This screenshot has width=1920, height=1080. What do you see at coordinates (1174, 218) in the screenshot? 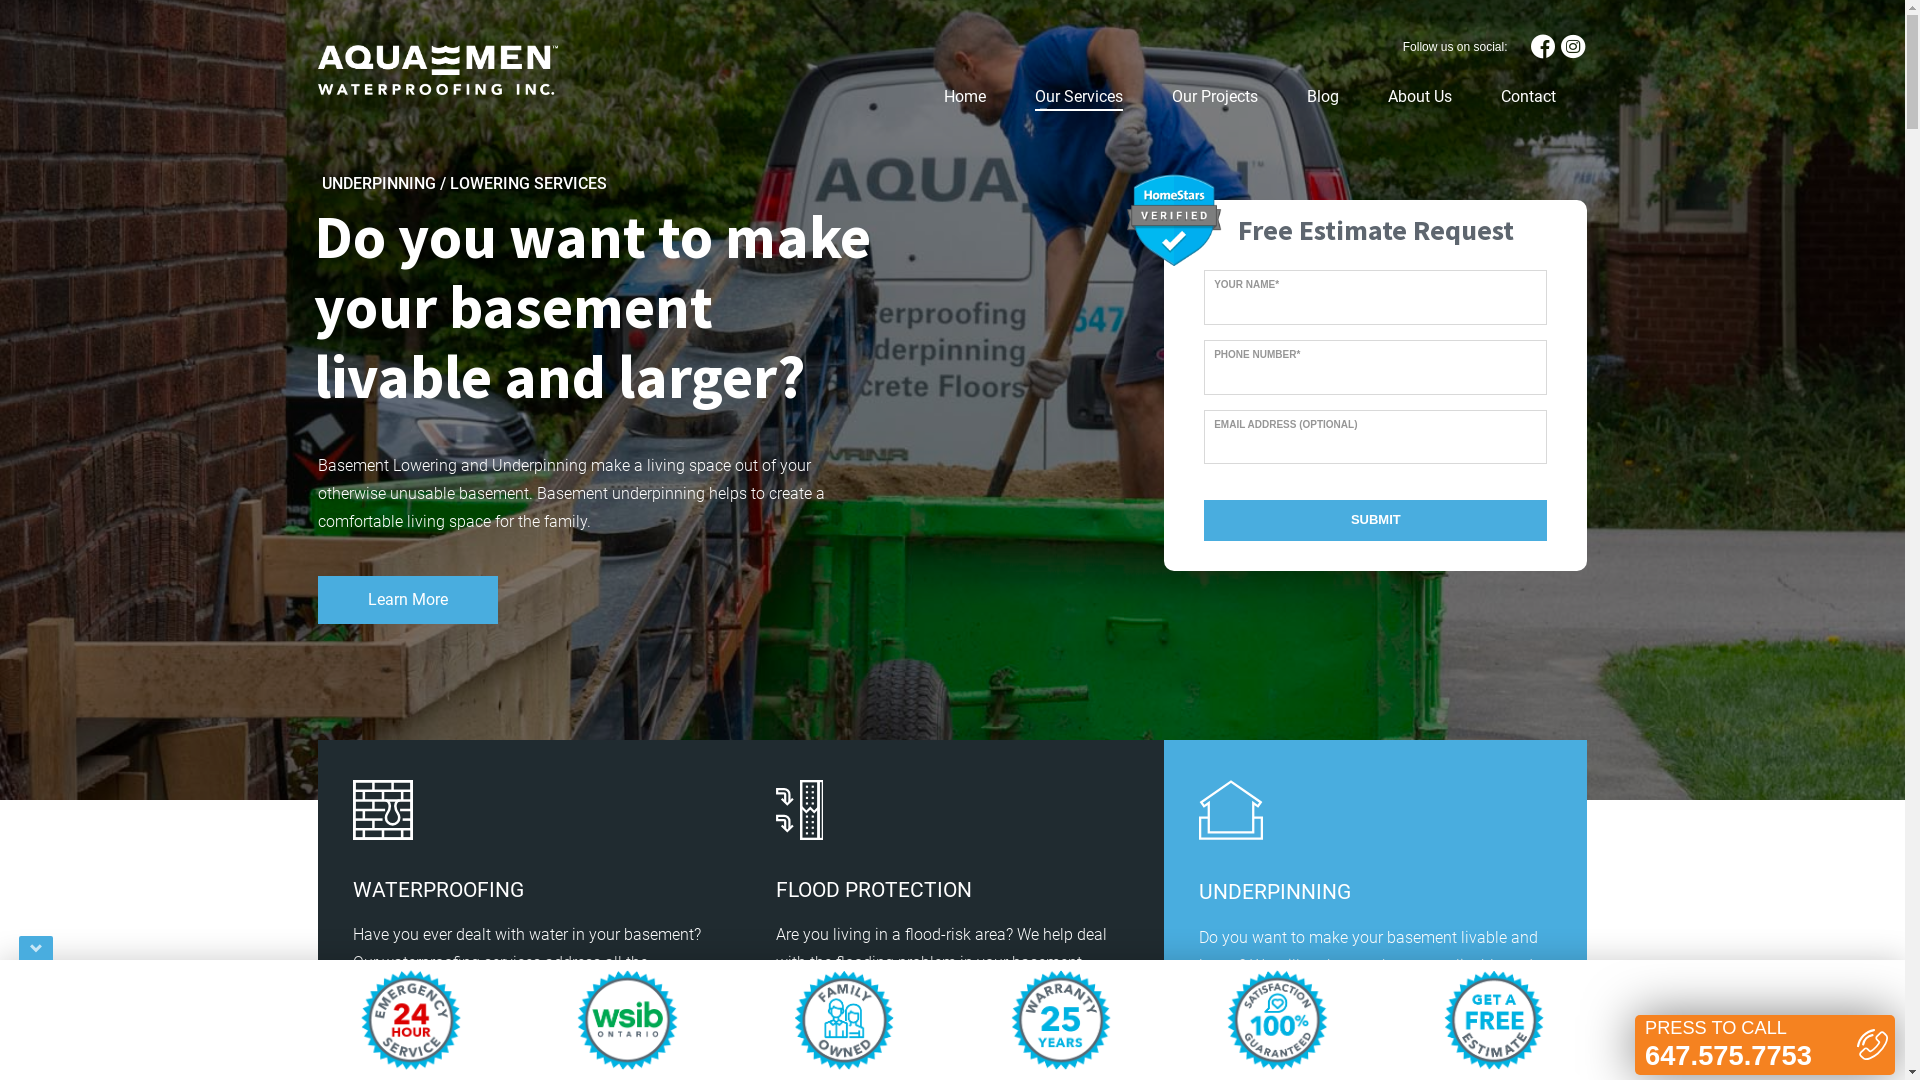
I see `'Aquamen on Homestars'` at bounding box center [1174, 218].